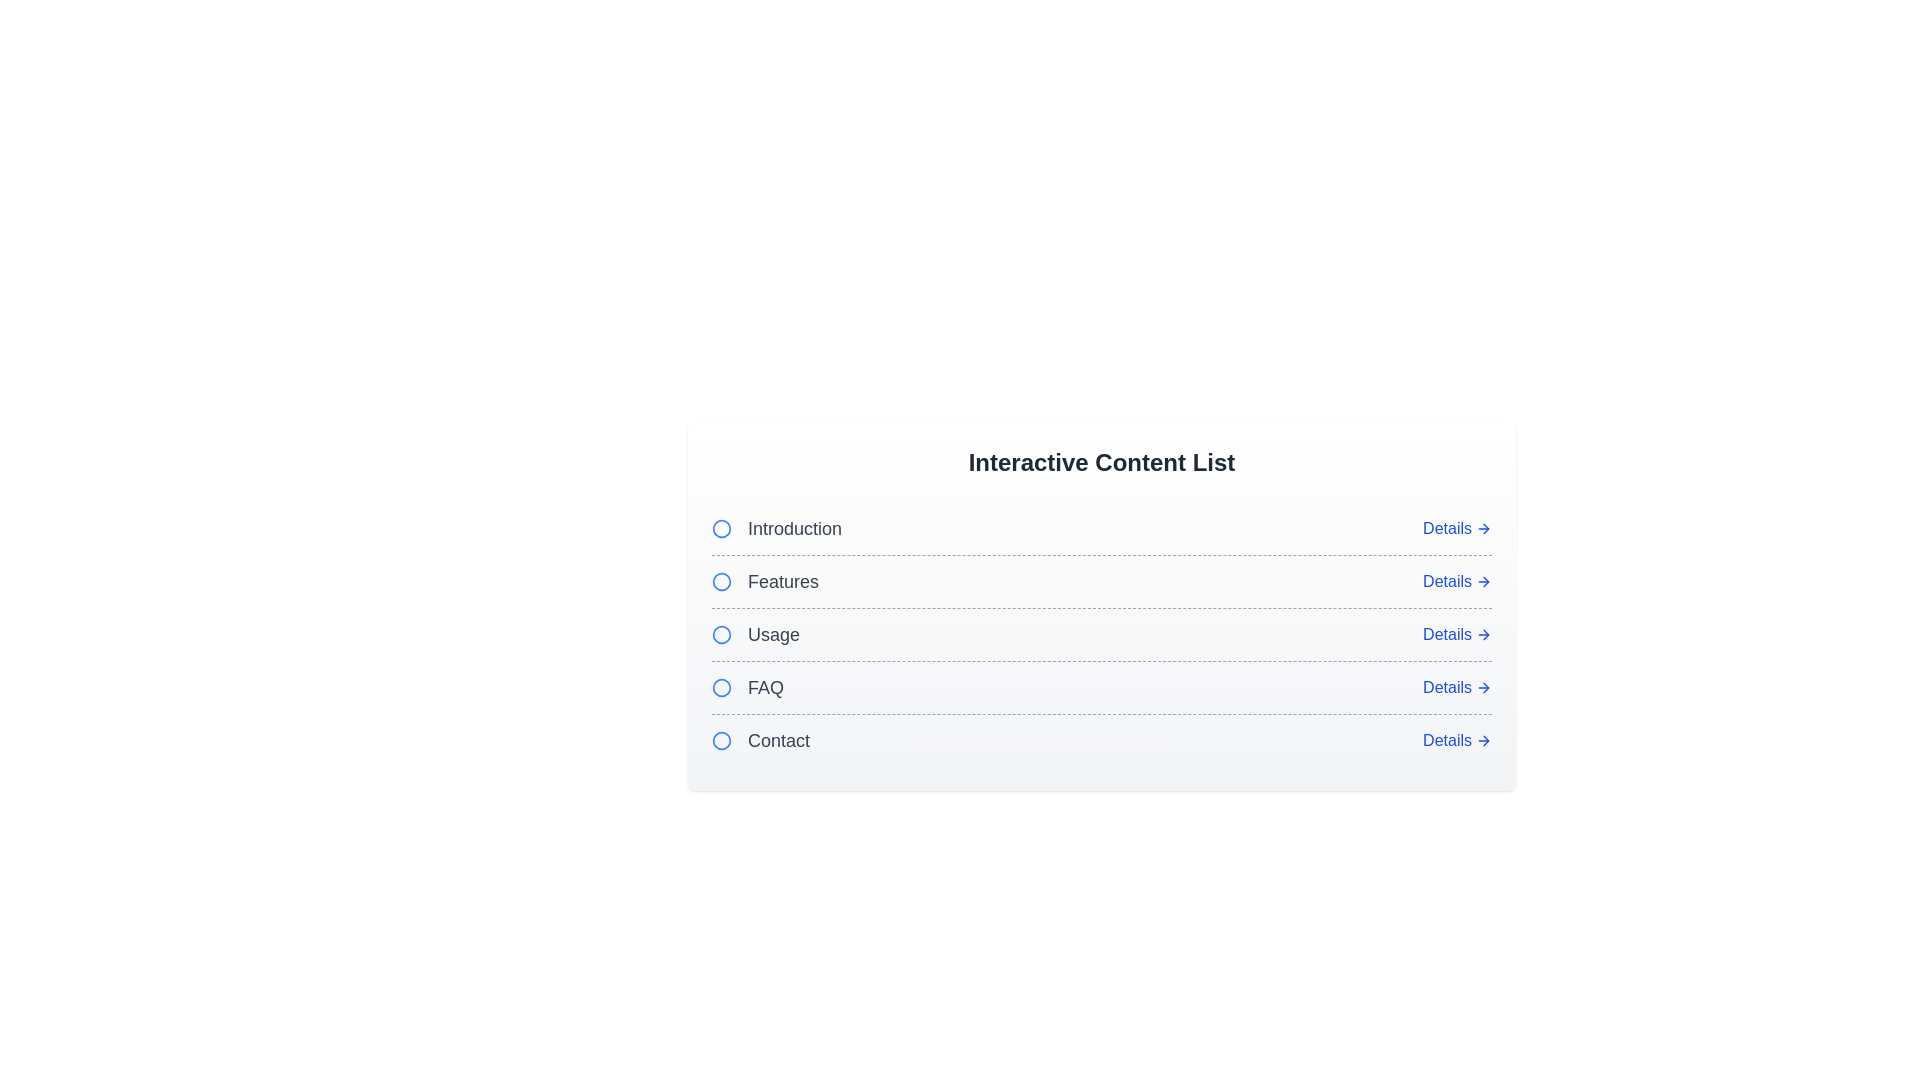 This screenshot has height=1080, width=1920. Describe the element at coordinates (720, 686) in the screenshot. I see `the blue circular icon located next to the text 'FAQ' to engage with surrounding text or components` at that location.